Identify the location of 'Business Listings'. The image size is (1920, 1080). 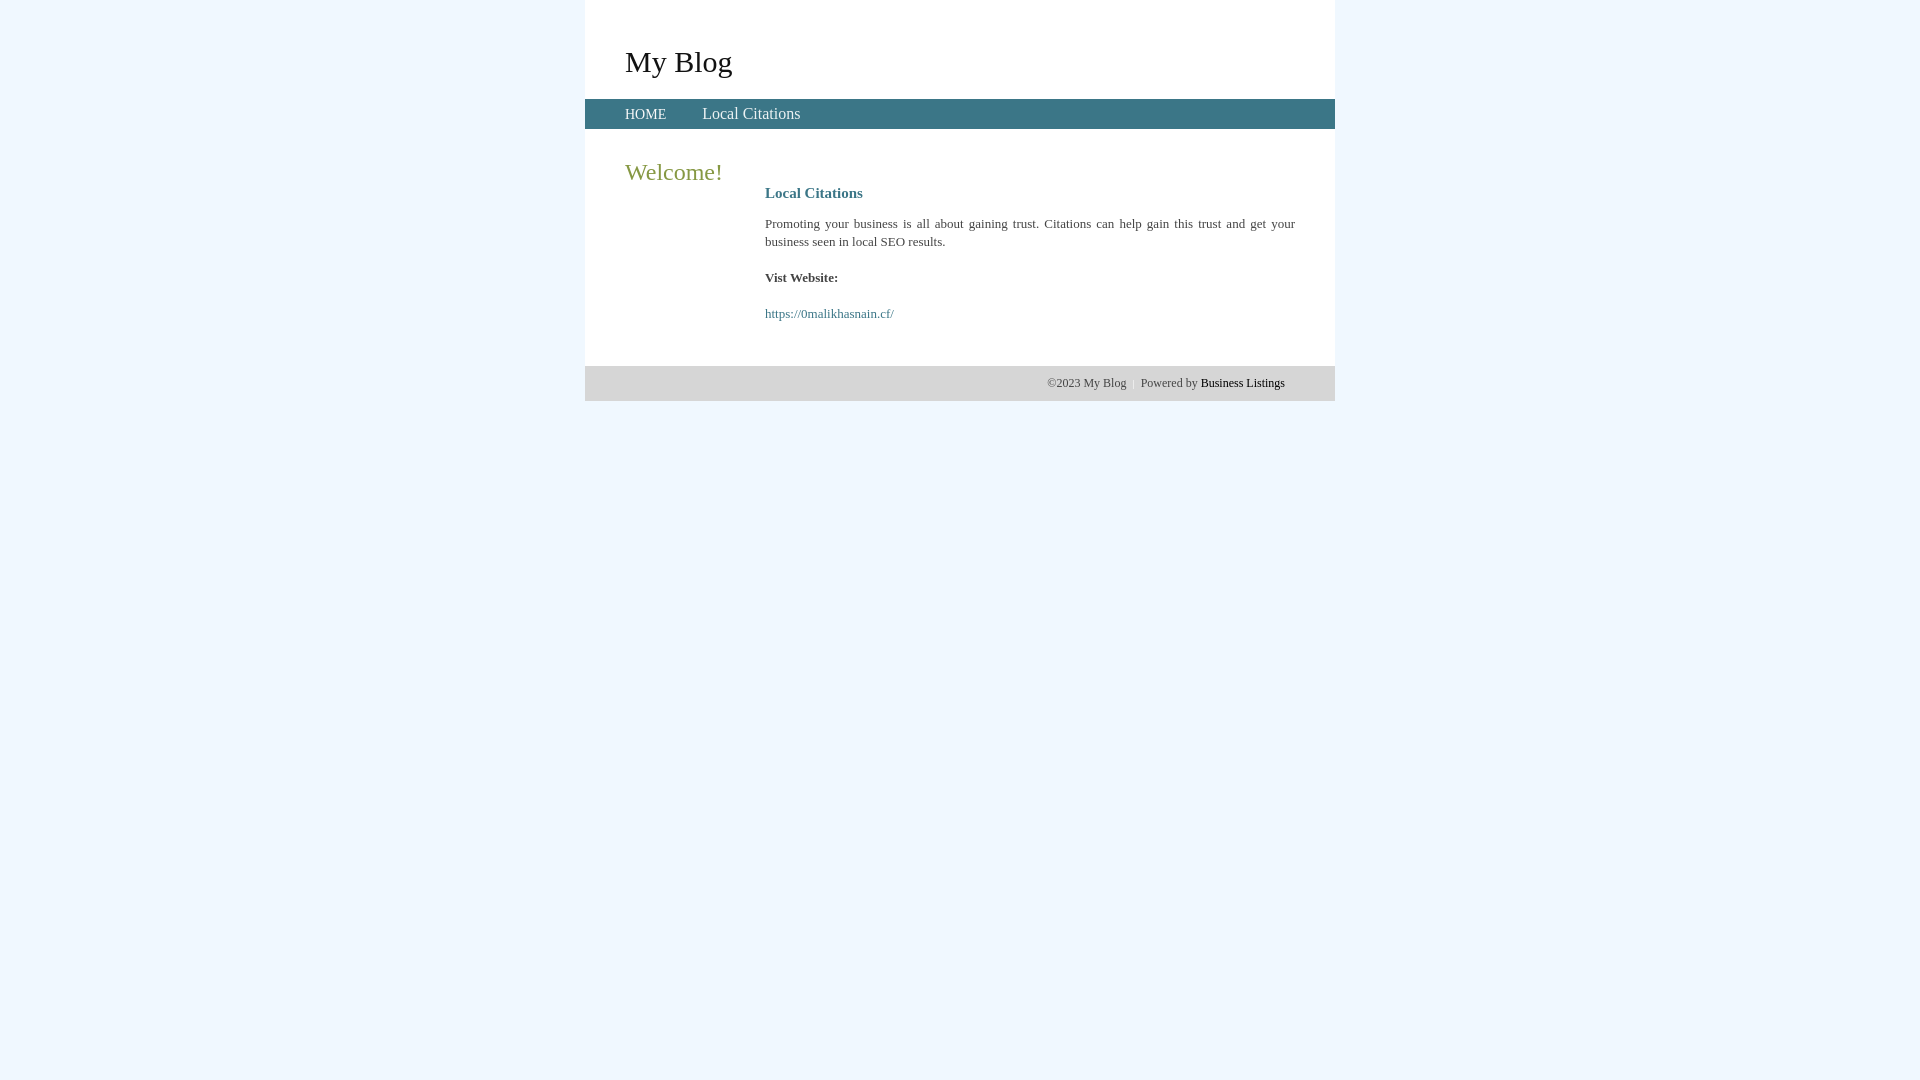
(1242, 382).